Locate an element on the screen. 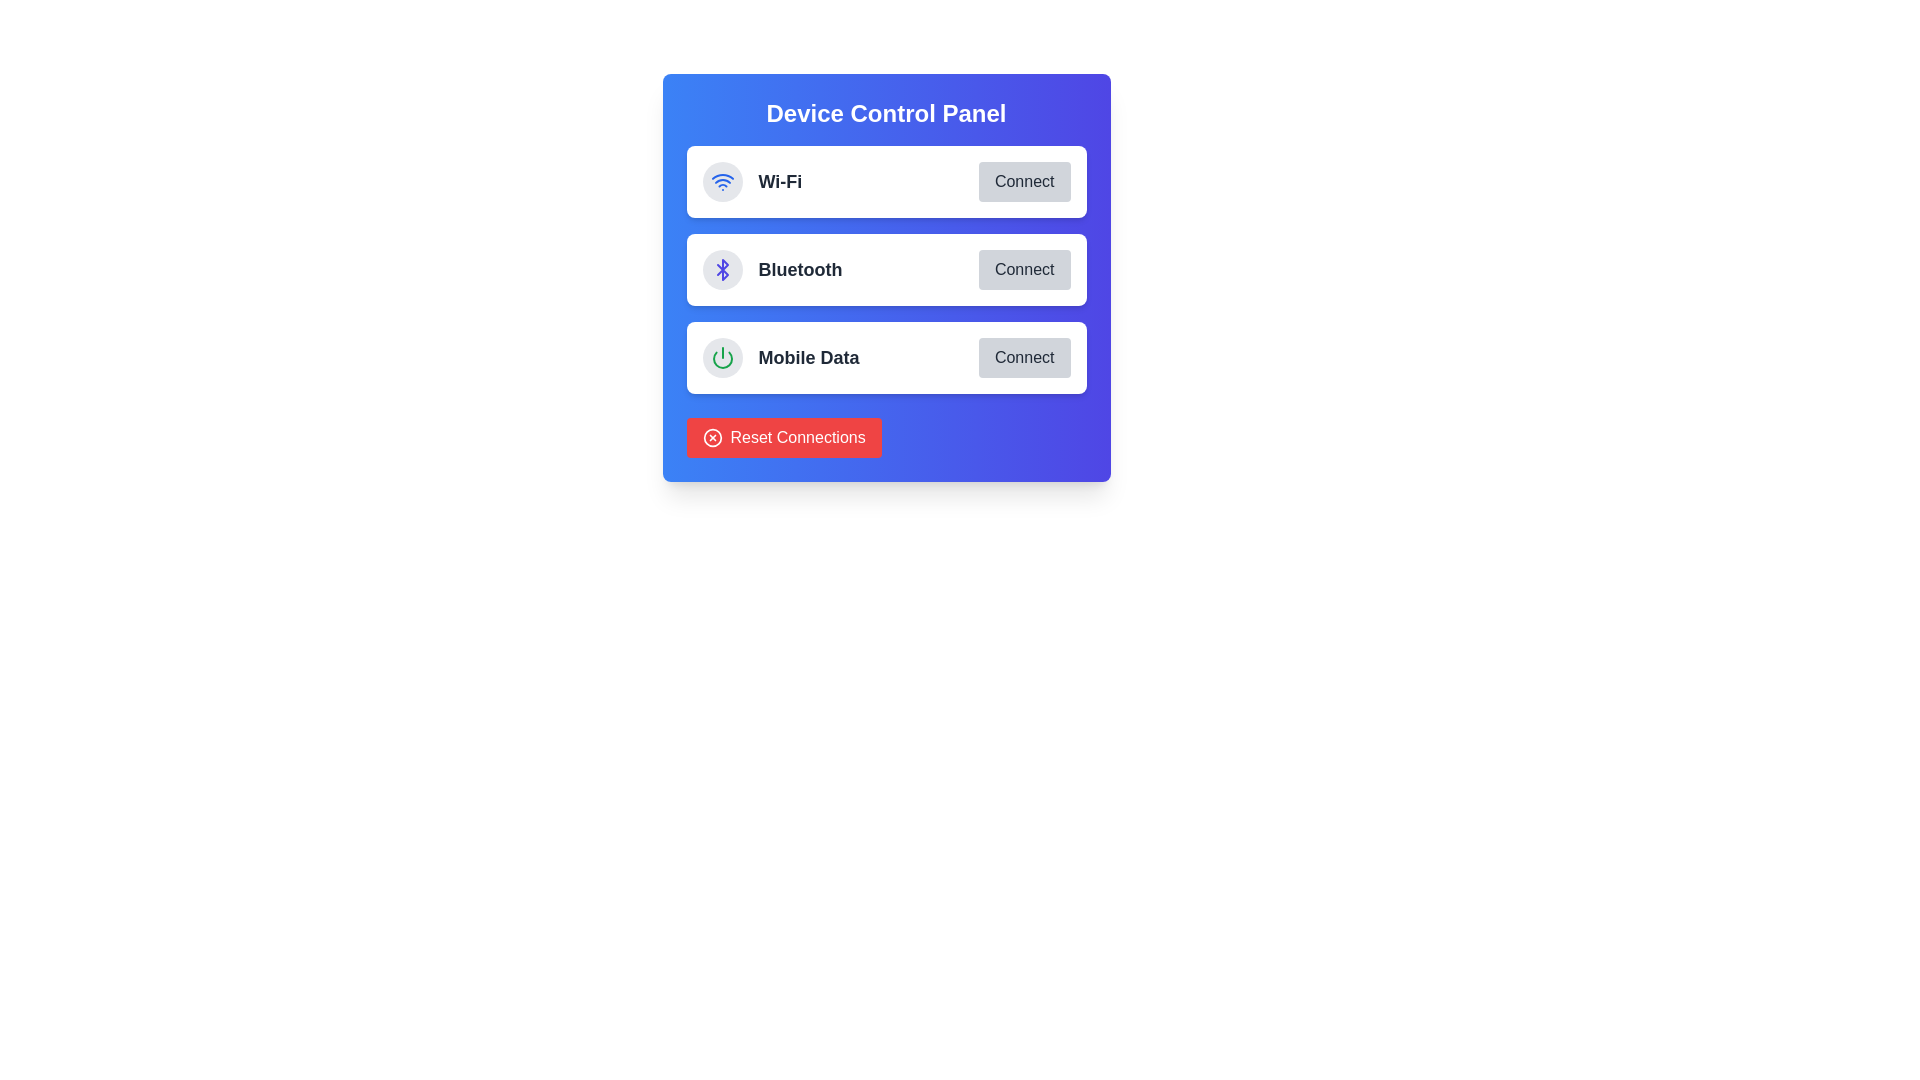 The width and height of the screenshot is (1920, 1080). the 'Mobile Data' text label, which is styled with a bold font and located in the third row of the 'Device Control Panel', to the right of a green power icon is located at coordinates (809, 357).